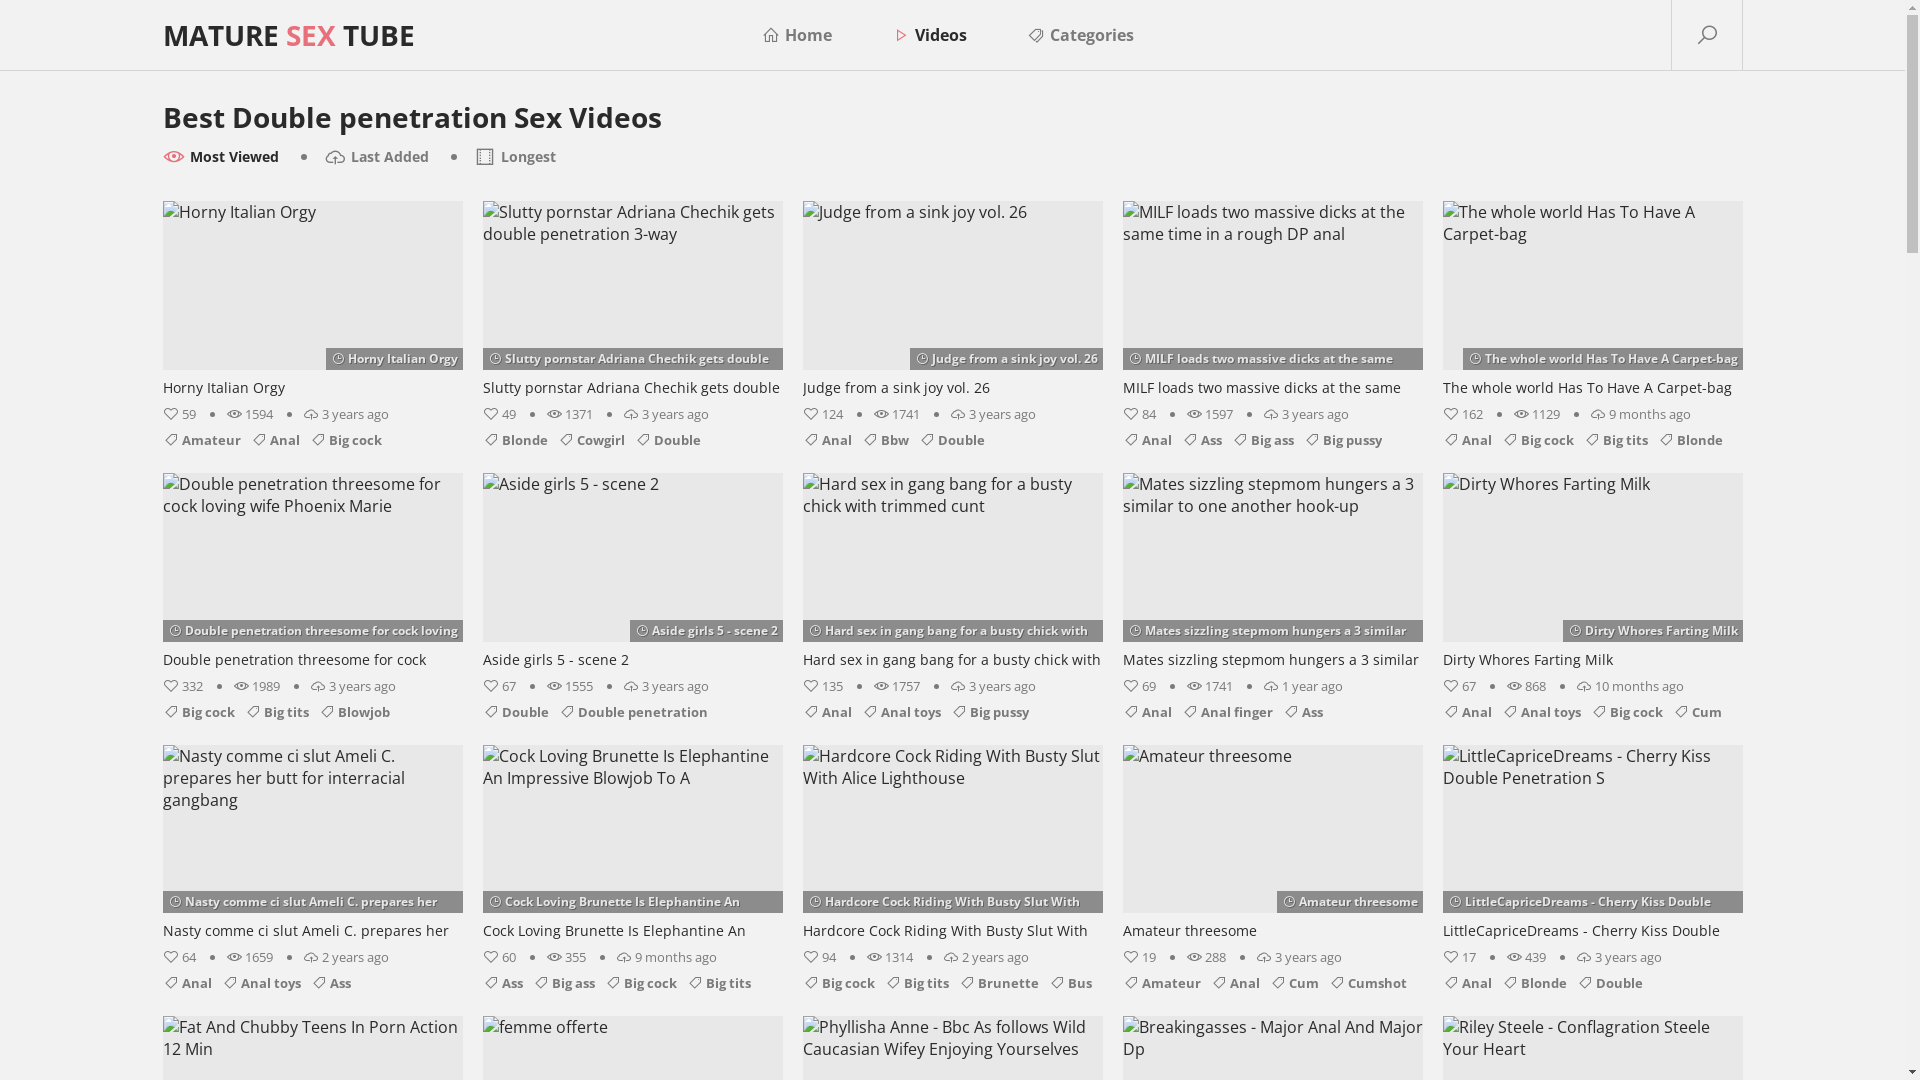  Describe the element at coordinates (1304, 438) in the screenshot. I see `'Big pussy'` at that location.